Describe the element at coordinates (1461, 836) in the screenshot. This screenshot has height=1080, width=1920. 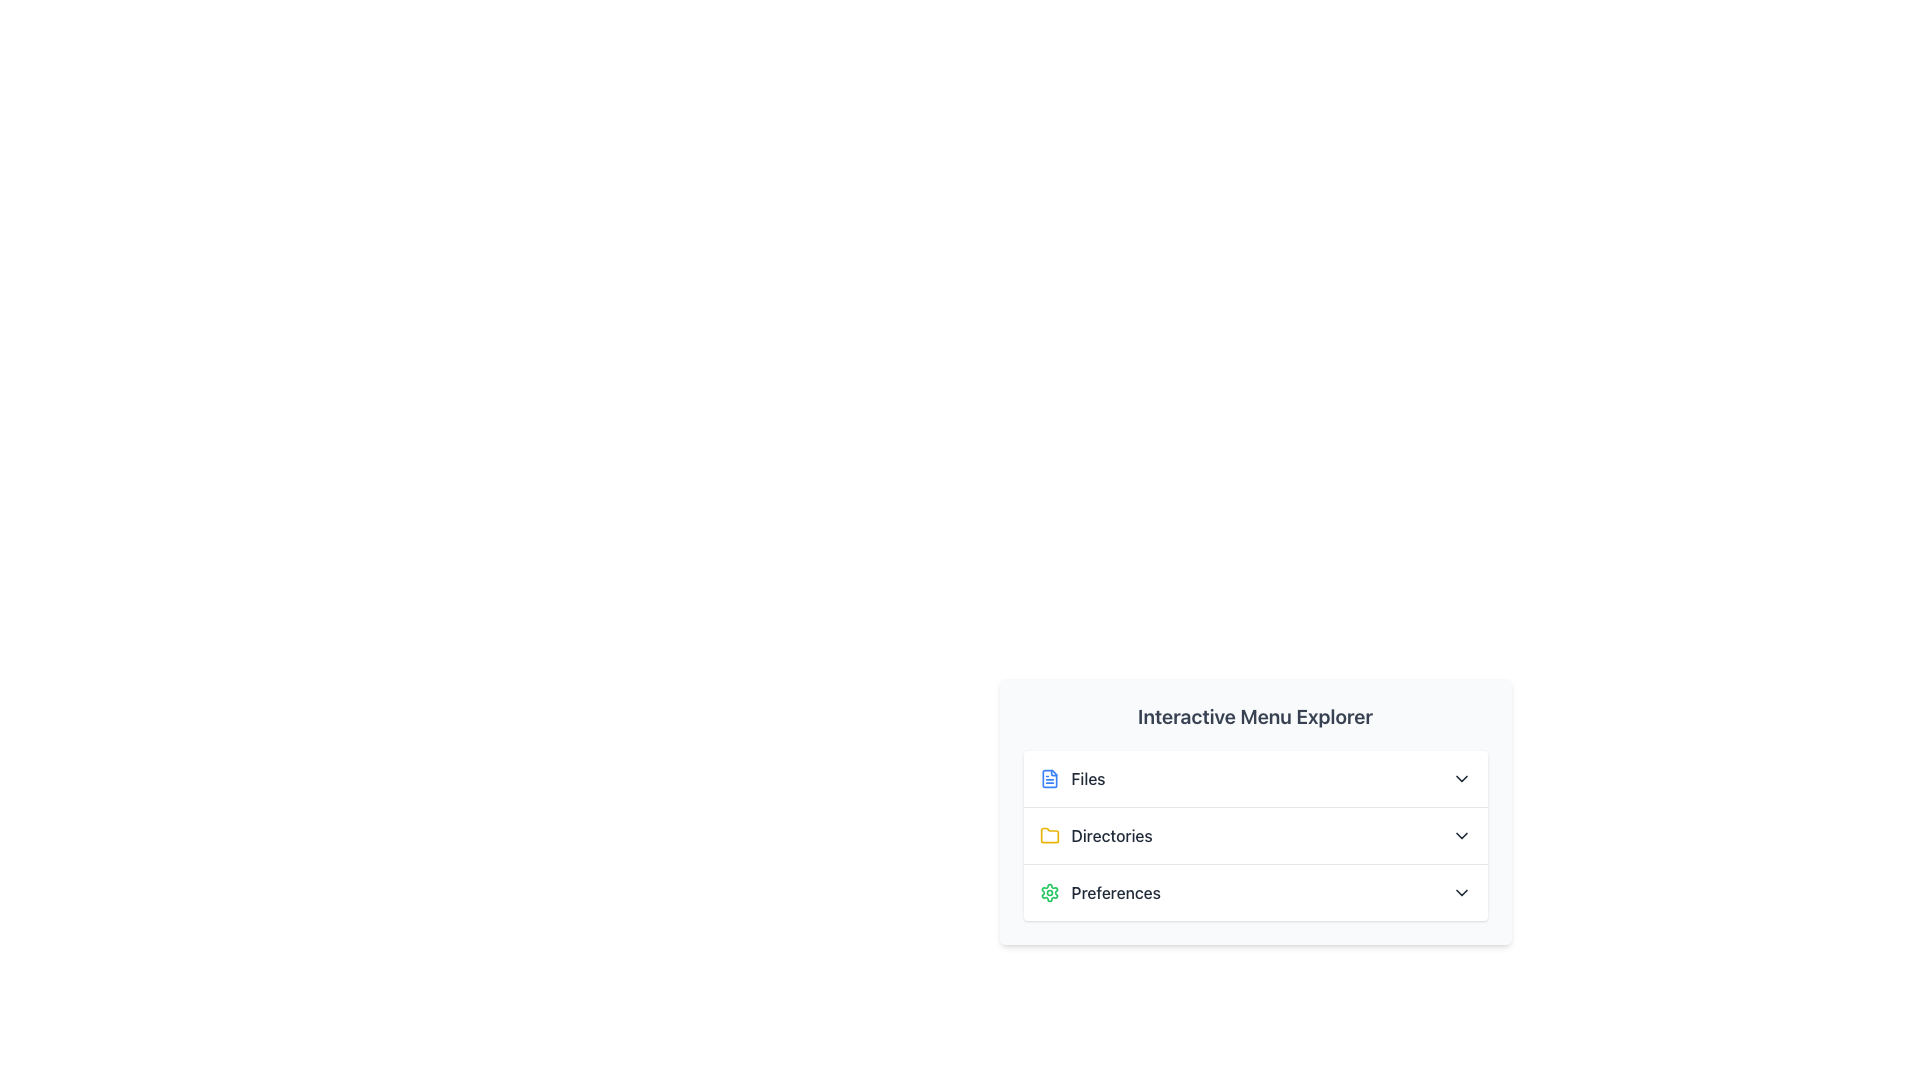
I see `the downward-pointing chevron icon located to the right of the 'Directories' text label in the menu, positioned in the second row` at that location.